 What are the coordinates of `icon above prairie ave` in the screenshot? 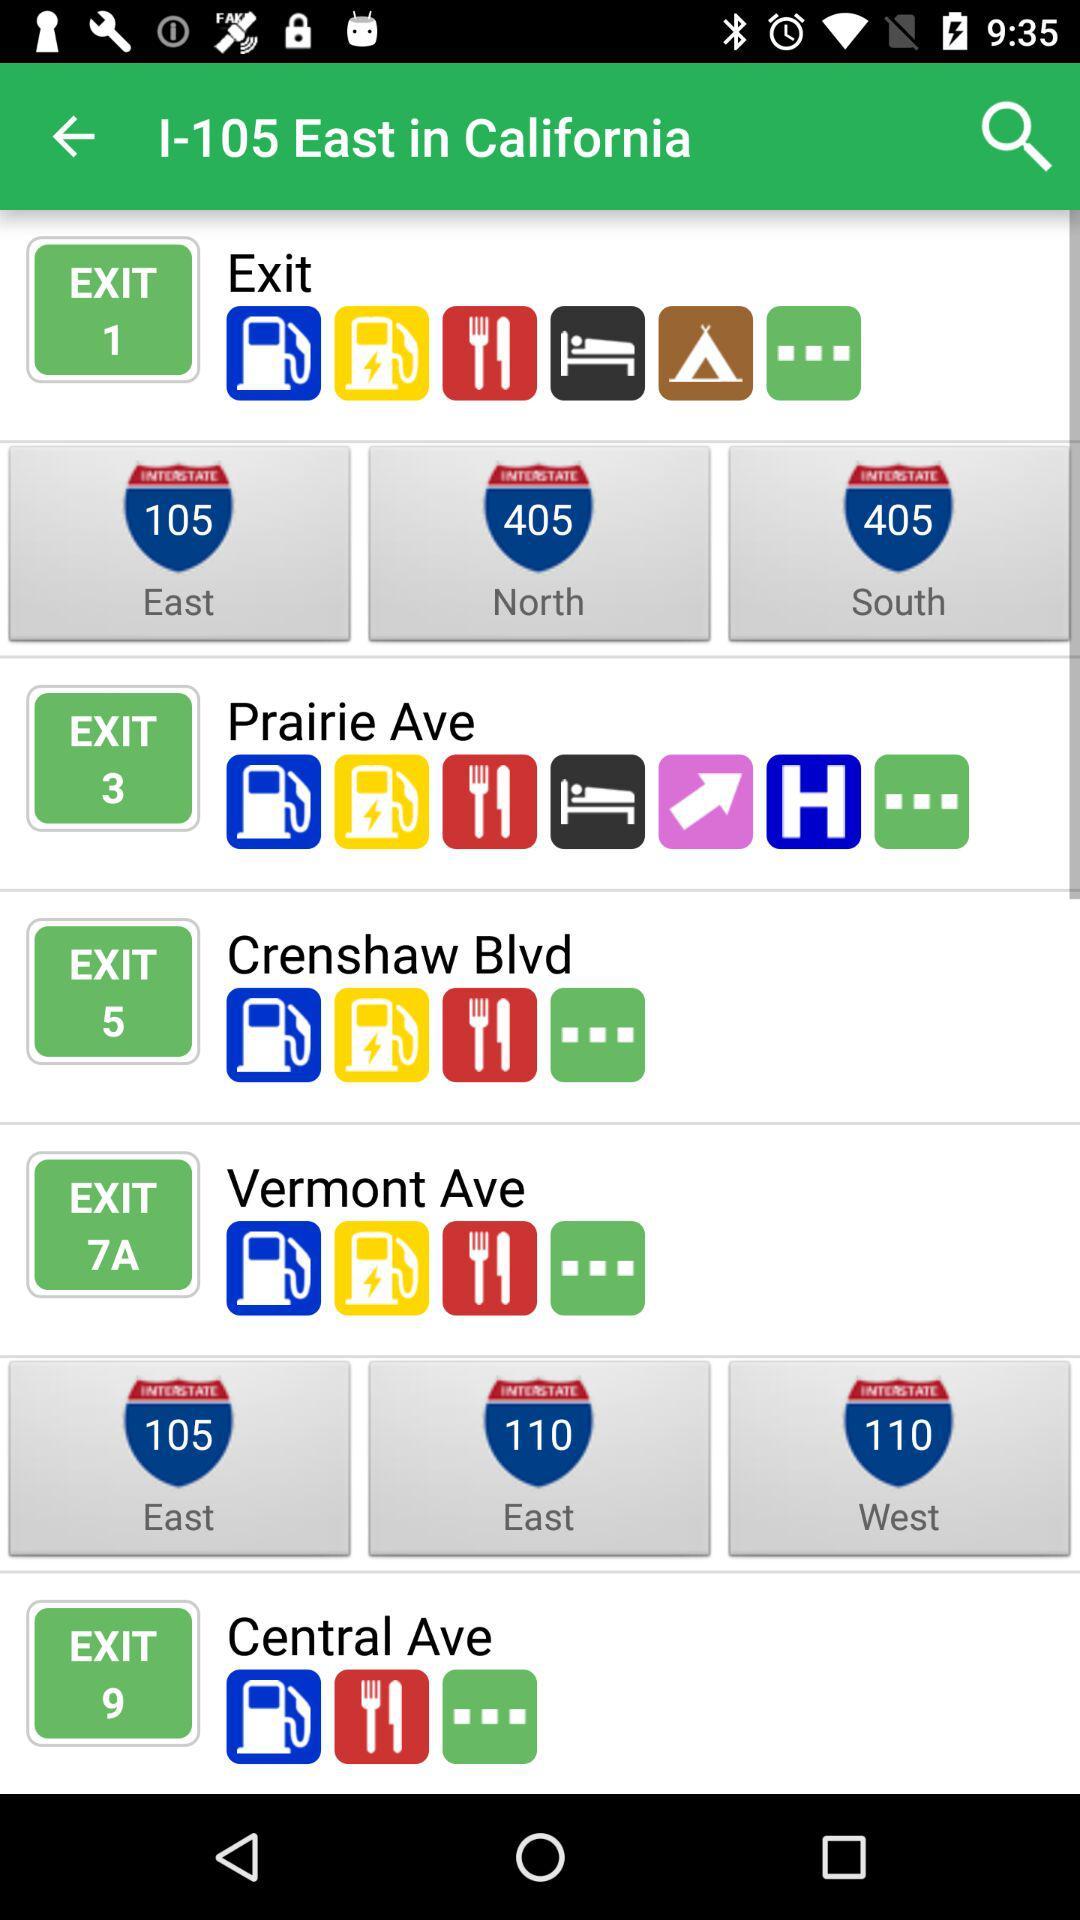 It's located at (897, 599).